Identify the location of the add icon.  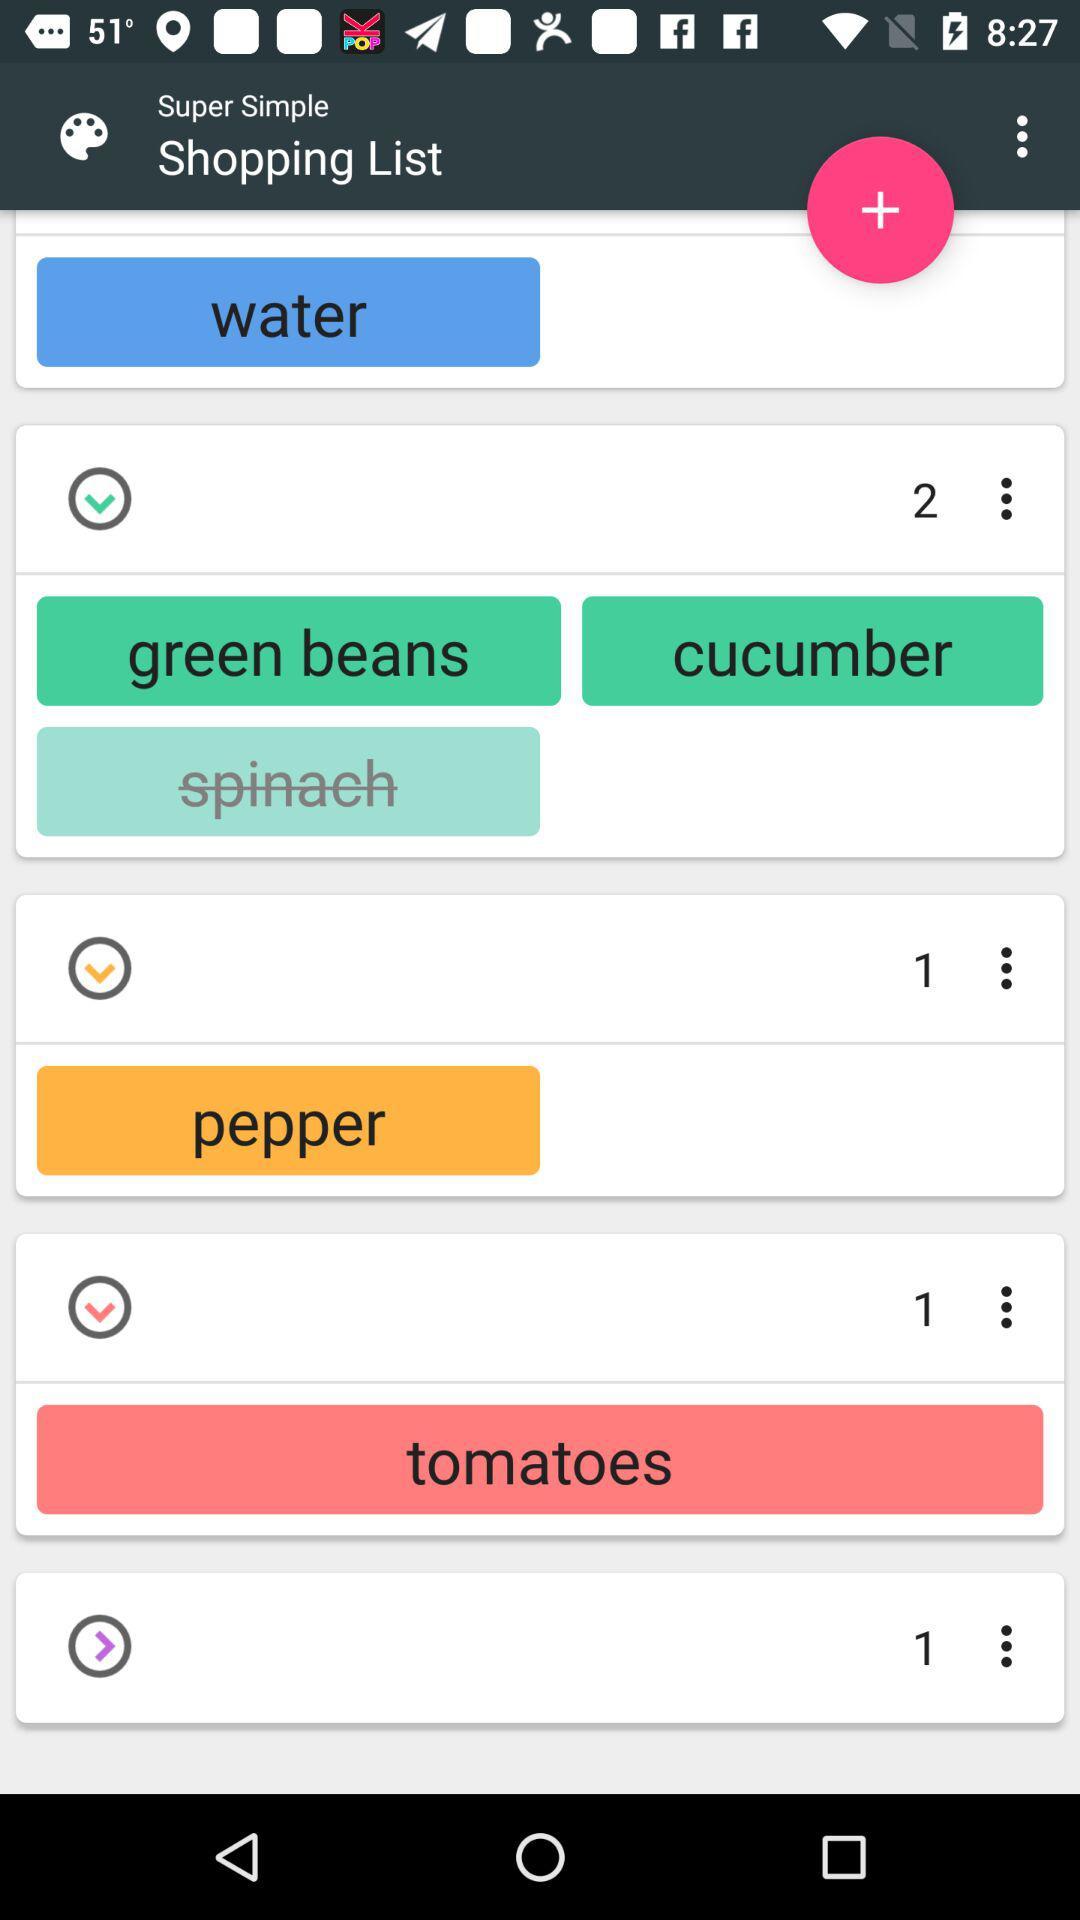
(879, 210).